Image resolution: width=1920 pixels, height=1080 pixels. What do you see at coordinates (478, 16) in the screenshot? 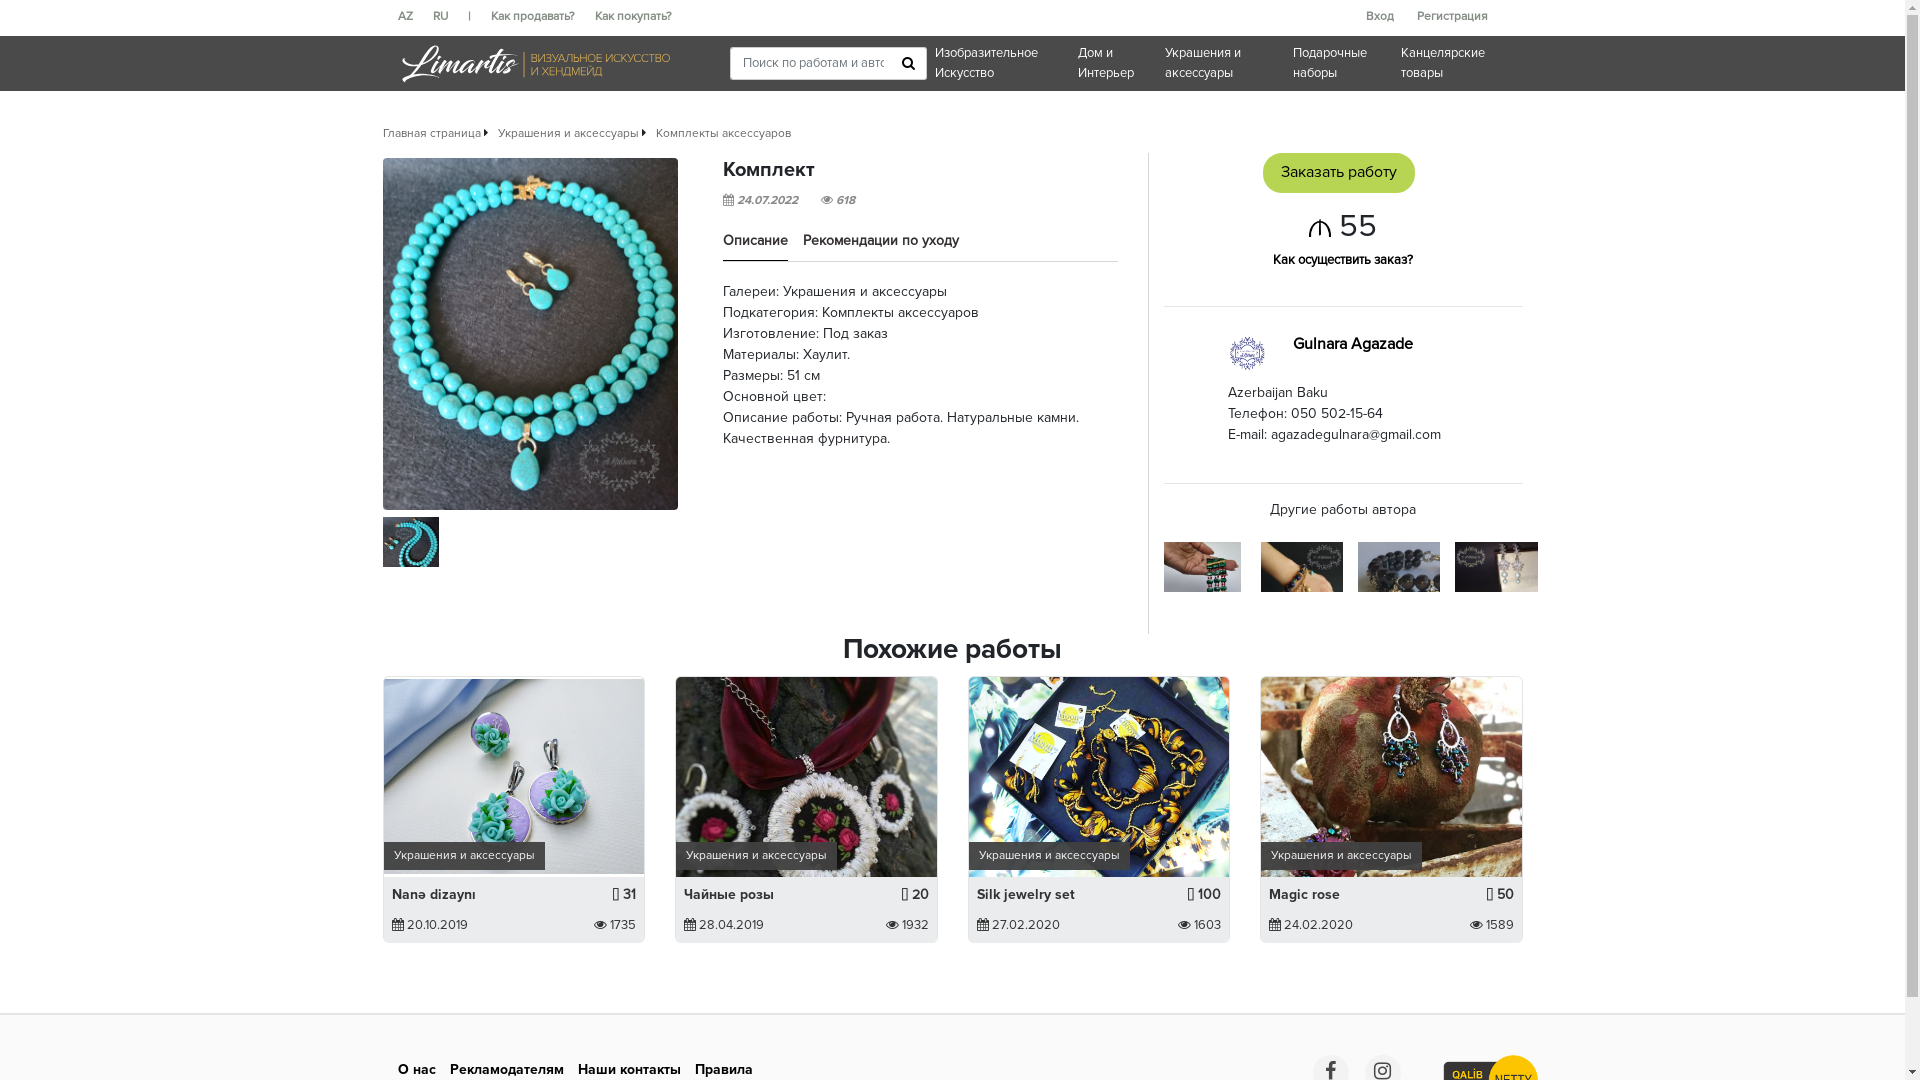
I see `'|'` at bounding box center [478, 16].